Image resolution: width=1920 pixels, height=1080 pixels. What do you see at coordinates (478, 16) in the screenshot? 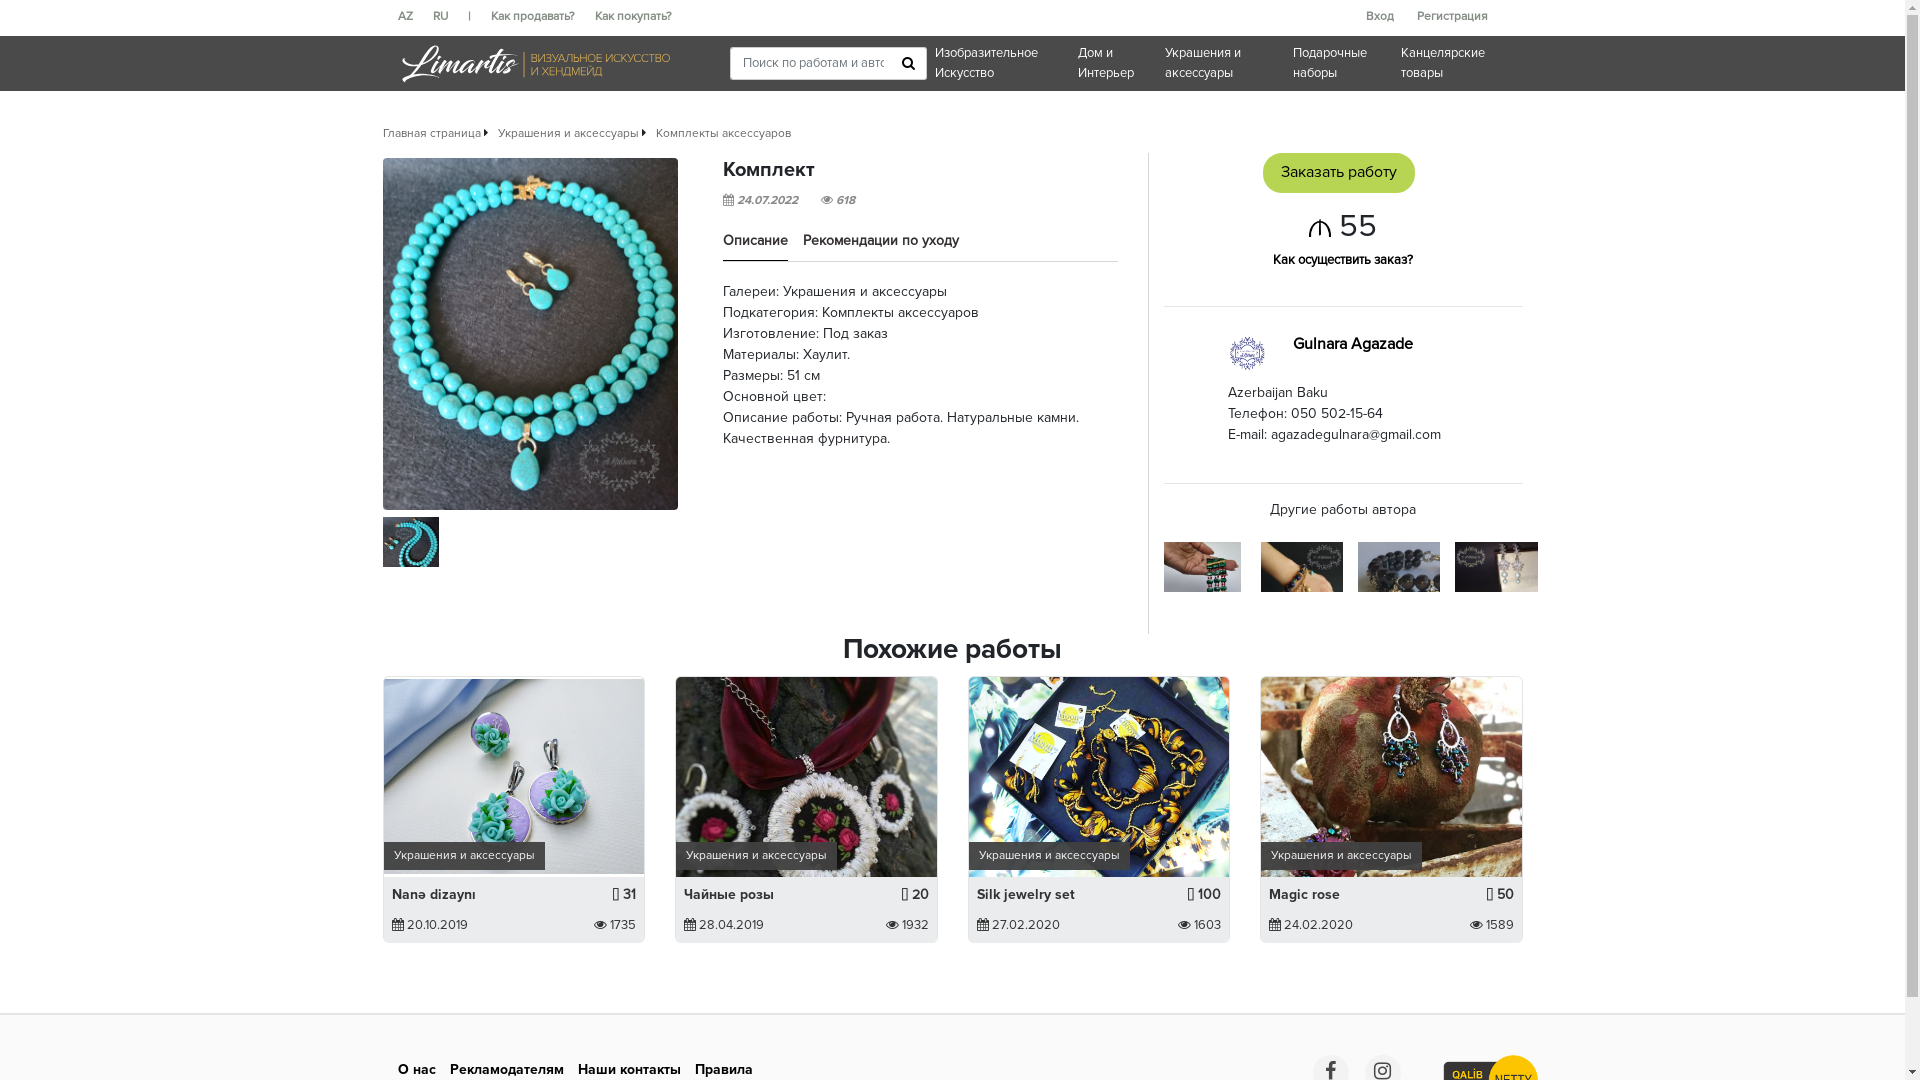
I see `'|'` at bounding box center [478, 16].